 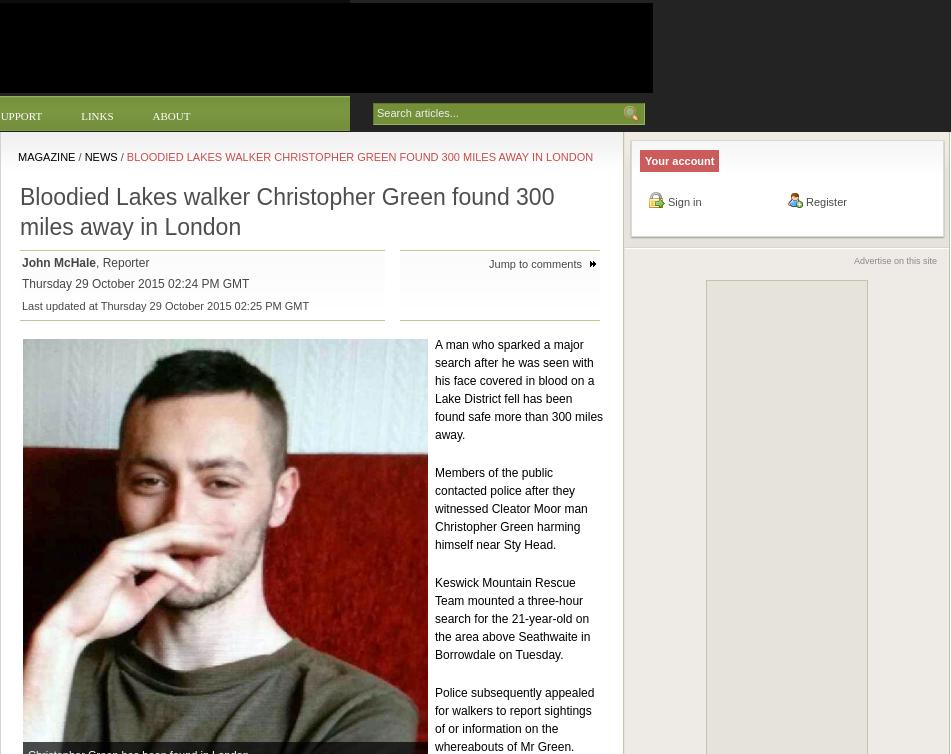 I want to click on 'Members of the public contacted police after they witnessed Cleator Moor man Christopher Green harming himself near Sty Head.', so click(x=509, y=509).